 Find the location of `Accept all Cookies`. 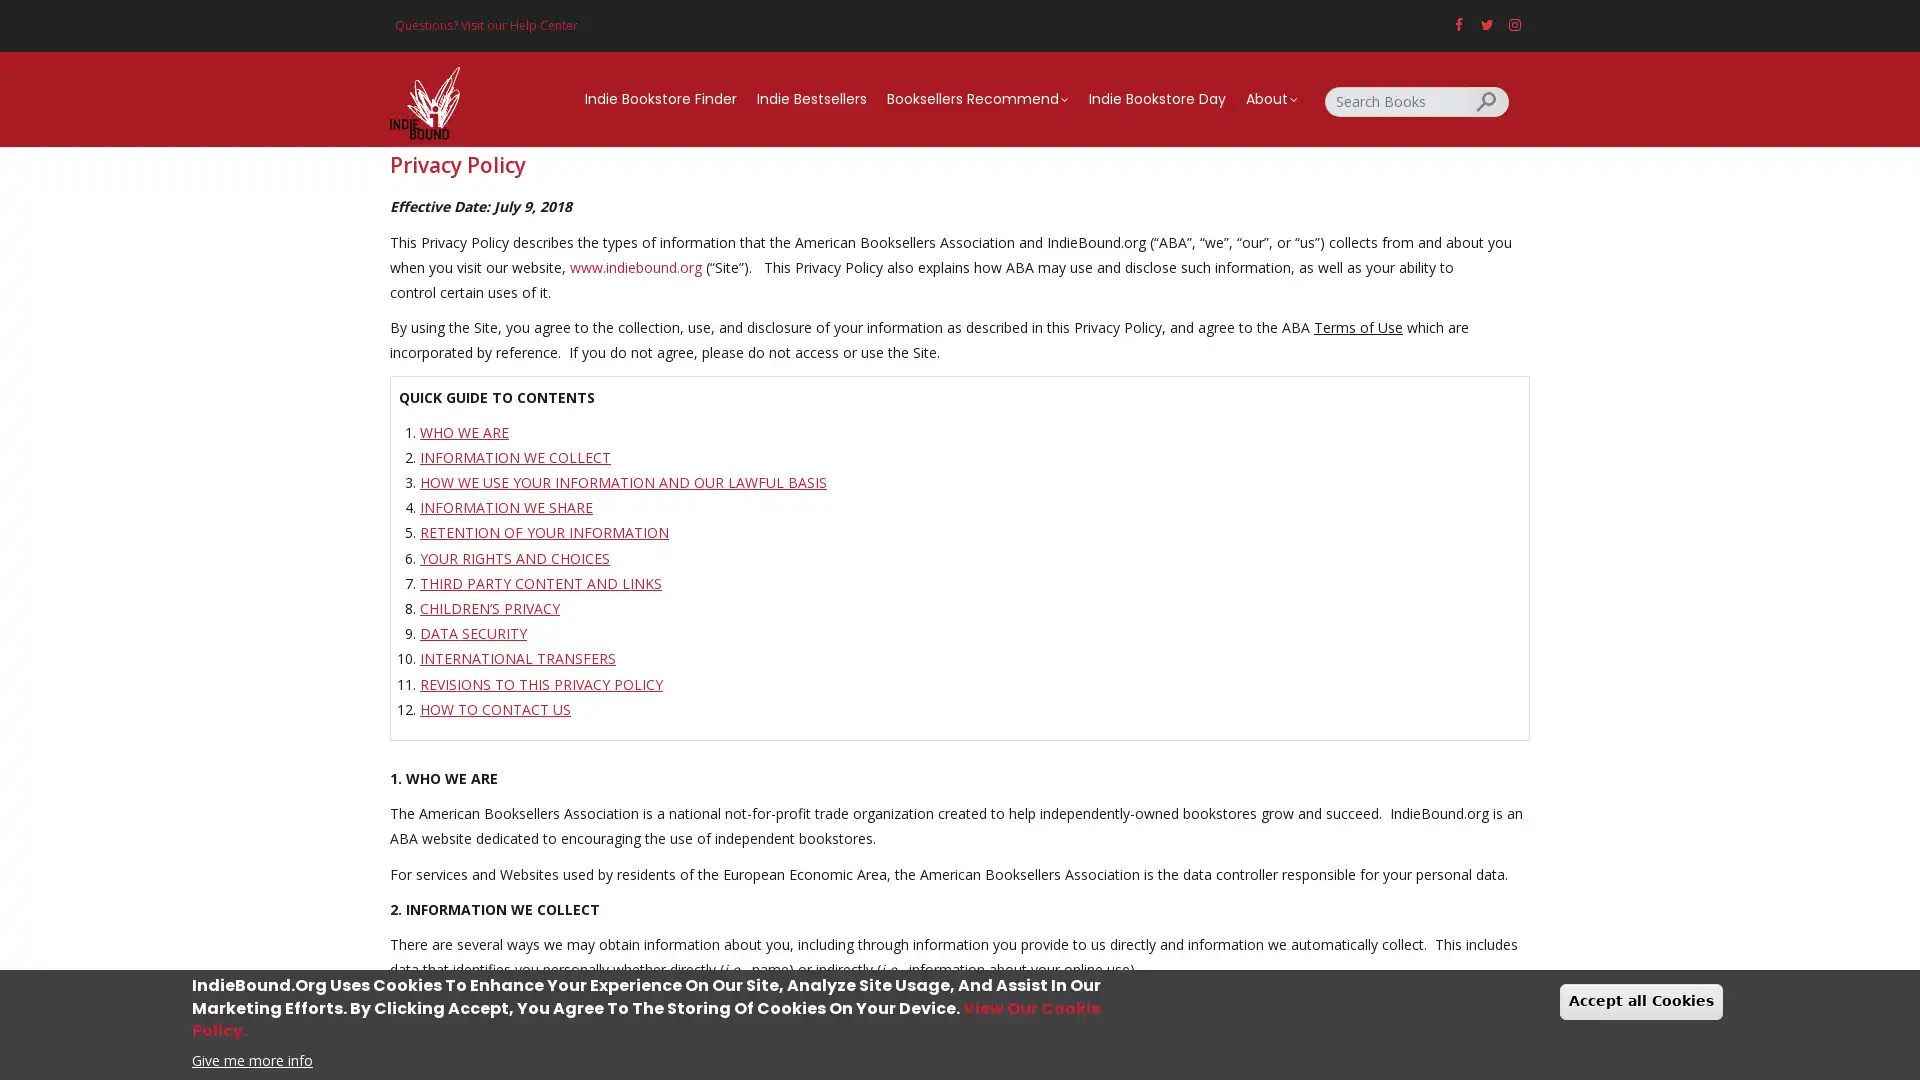

Accept all Cookies is located at coordinates (1641, 1001).